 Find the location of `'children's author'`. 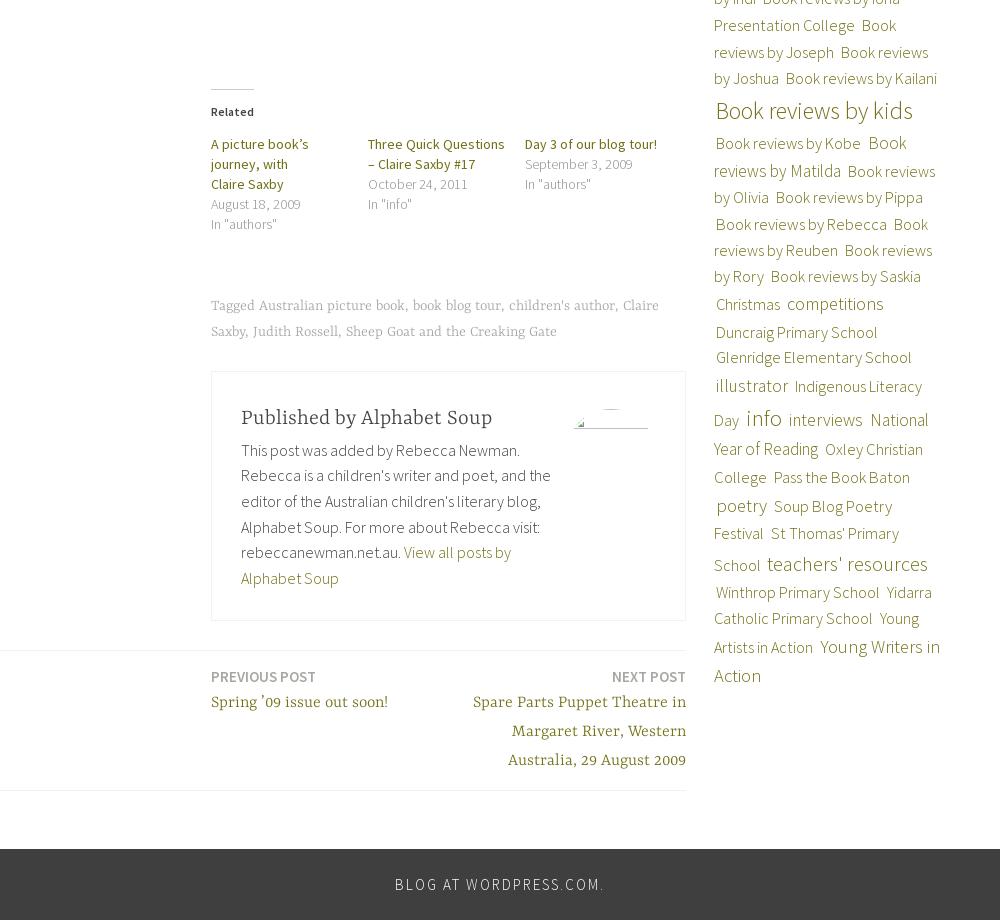

'children's author' is located at coordinates (562, 305).